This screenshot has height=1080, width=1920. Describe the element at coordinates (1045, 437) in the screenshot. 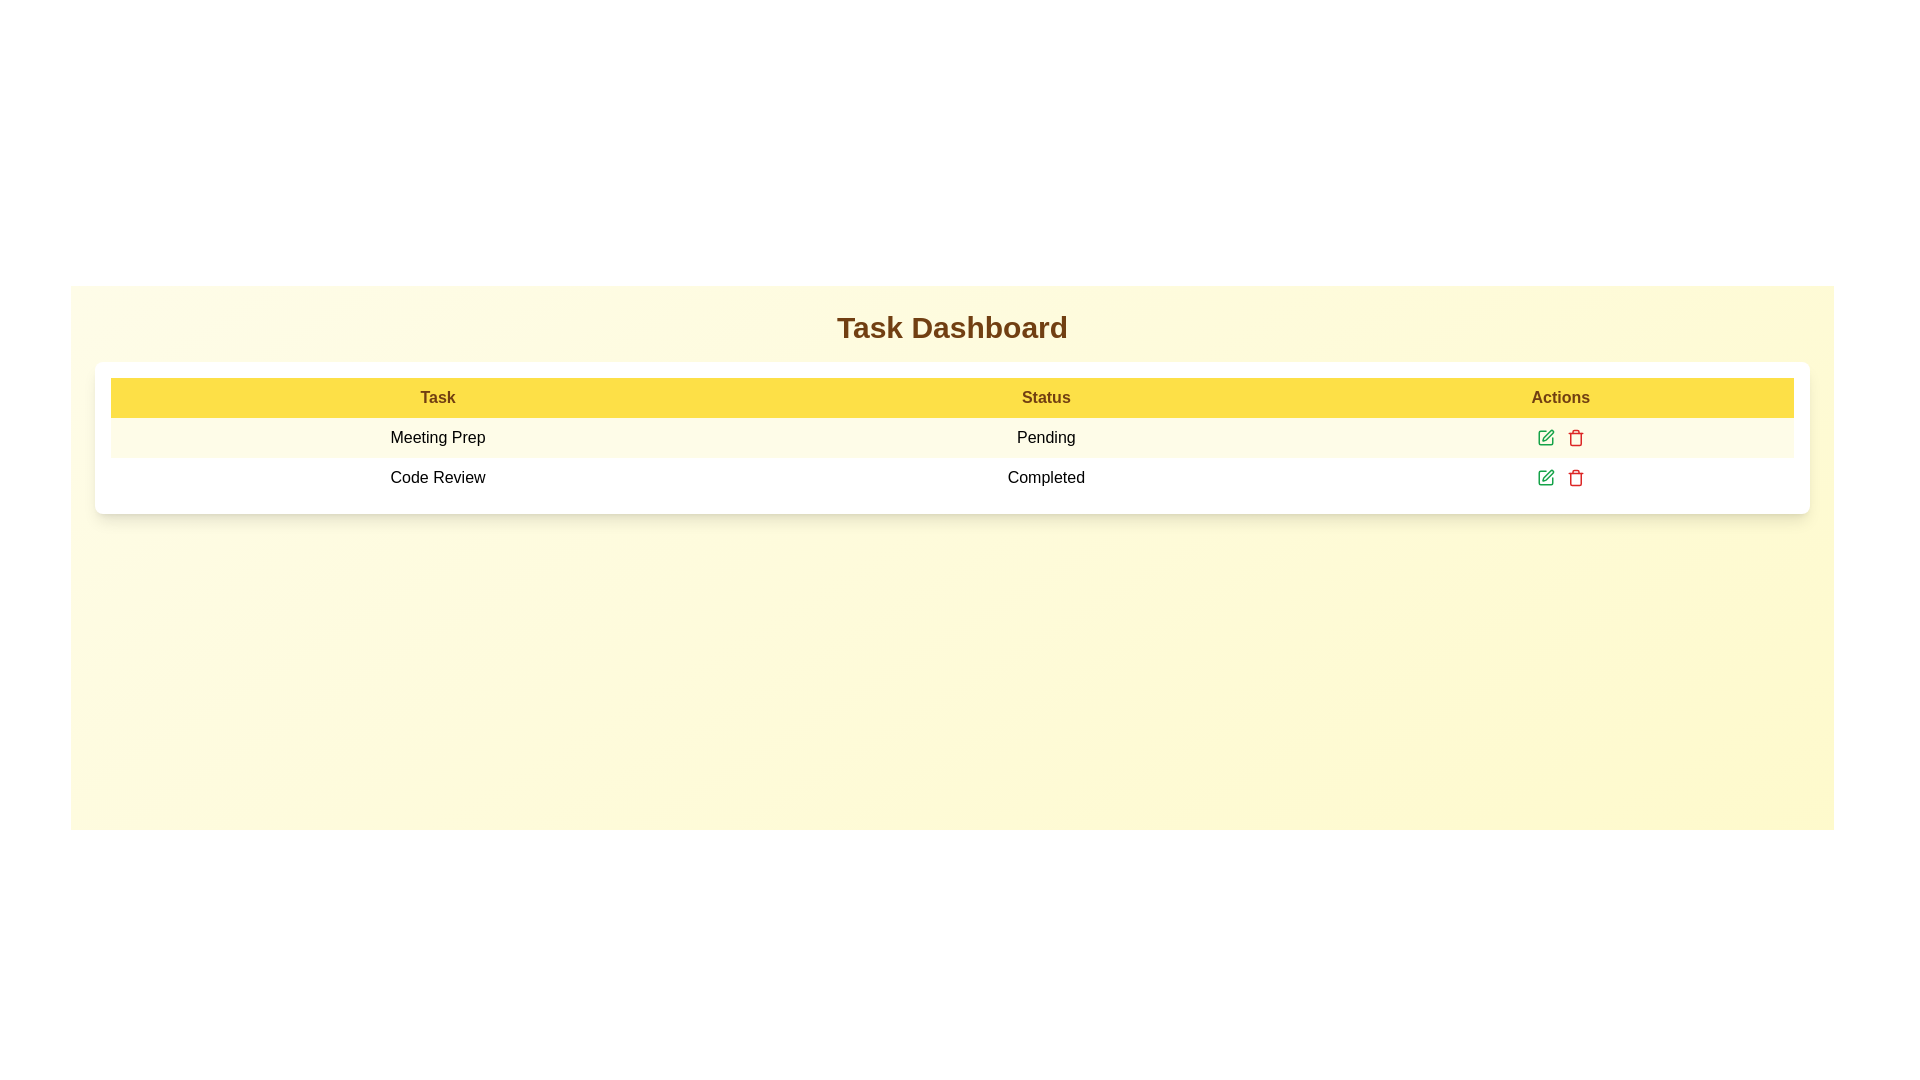

I see `the text label element displaying 'Pending' within the yellow-highlighted status column of the table on the dashboard interface` at that location.